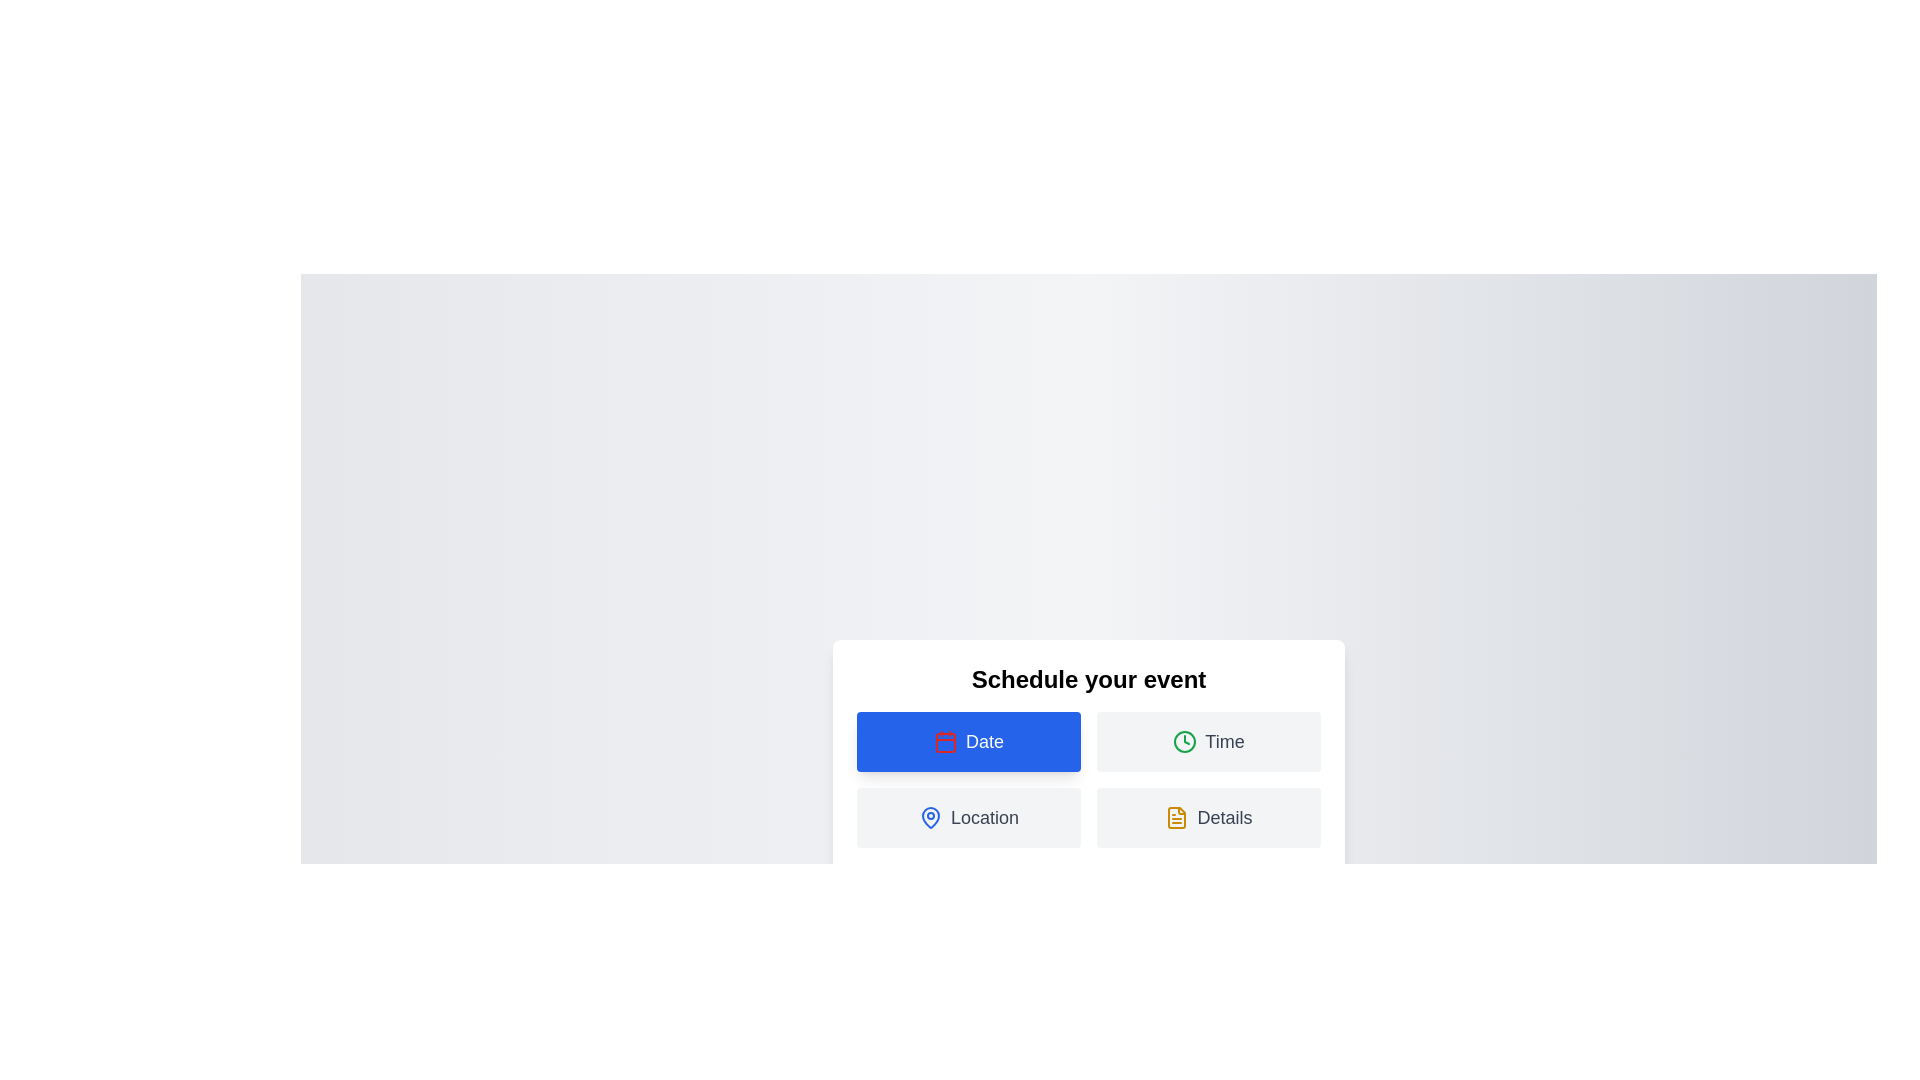 The height and width of the screenshot is (1080, 1920). Describe the element at coordinates (944, 741) in the screenshot. I see `the 'Date' selection icon, which is the first visual component inside the blue 'Date' button located in the top-left quadrant of the four-button layout` at that location.